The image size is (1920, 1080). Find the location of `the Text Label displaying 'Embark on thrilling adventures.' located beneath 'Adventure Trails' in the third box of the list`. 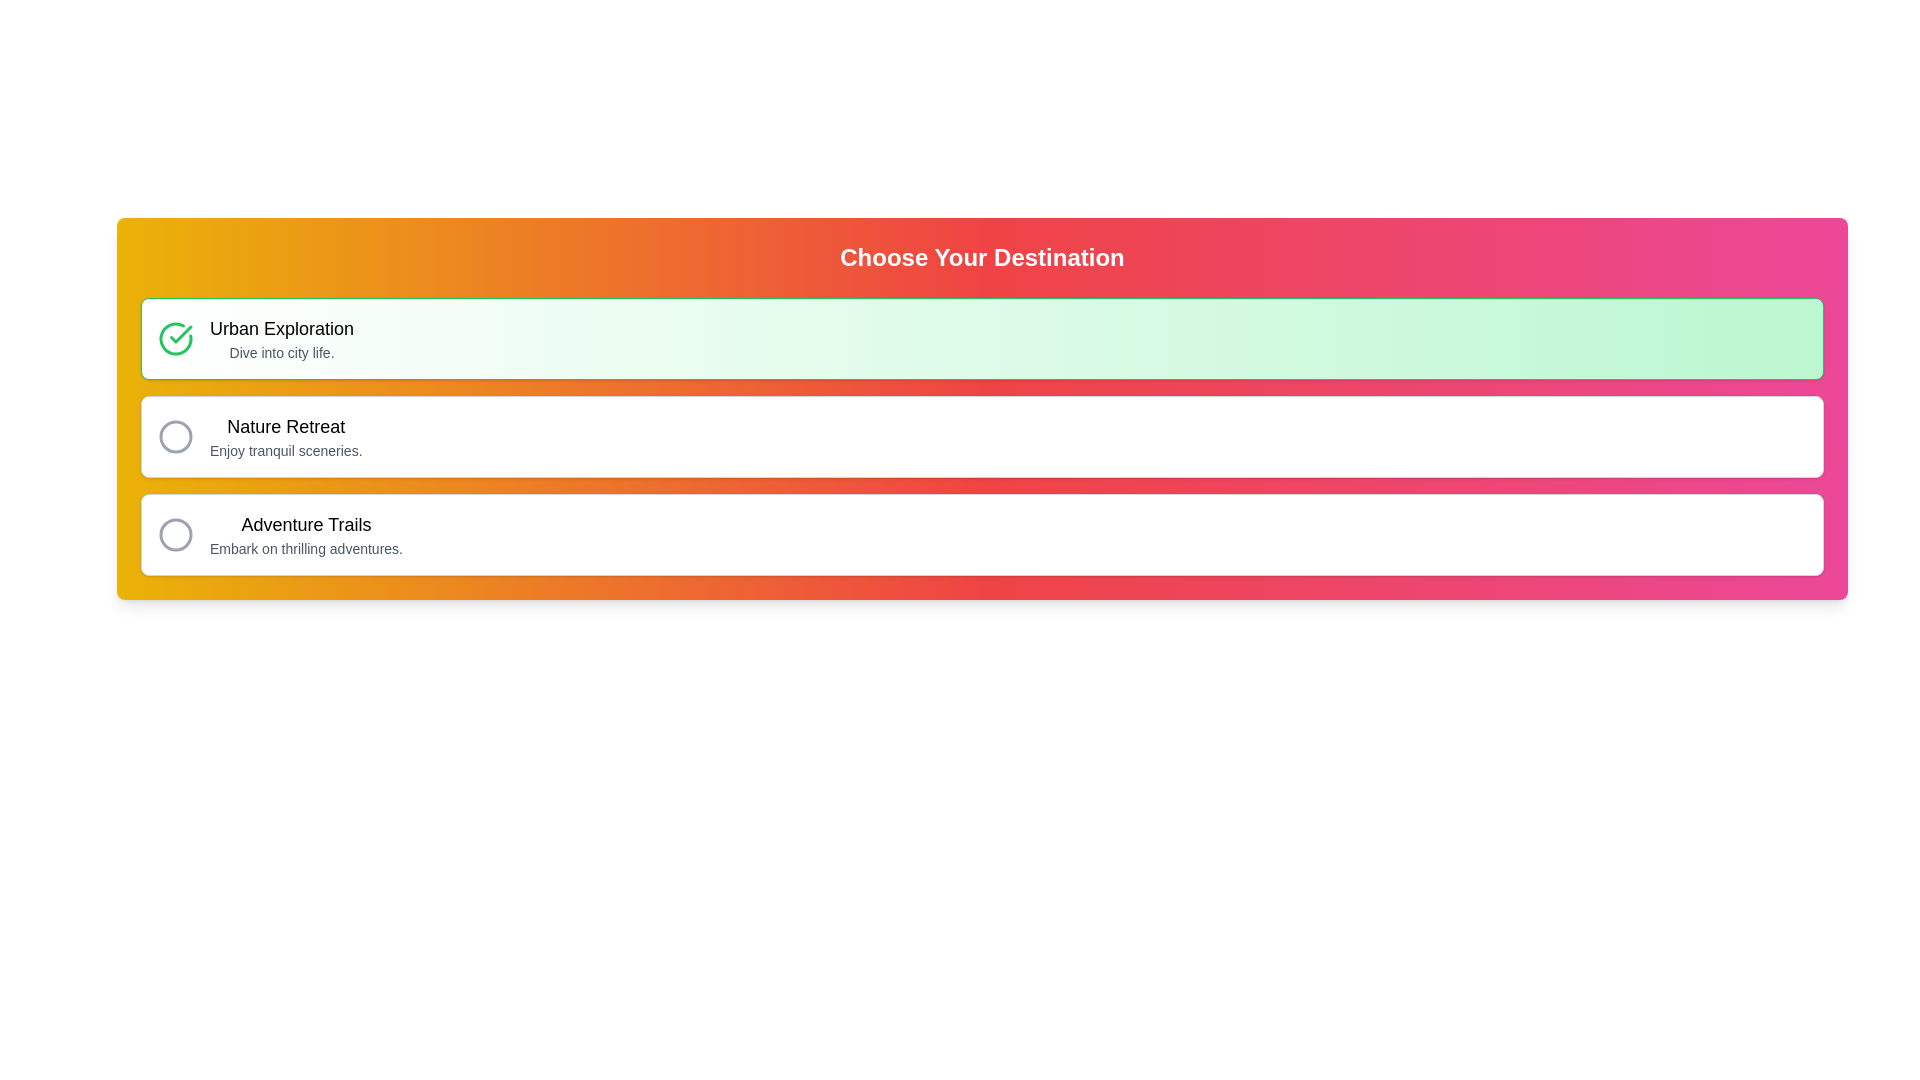

the Text Label displaying 'Embark on thrilling adventures.' located beneath 'Adventure Trails' in the third box of the list is located at coordinates (305, 548).